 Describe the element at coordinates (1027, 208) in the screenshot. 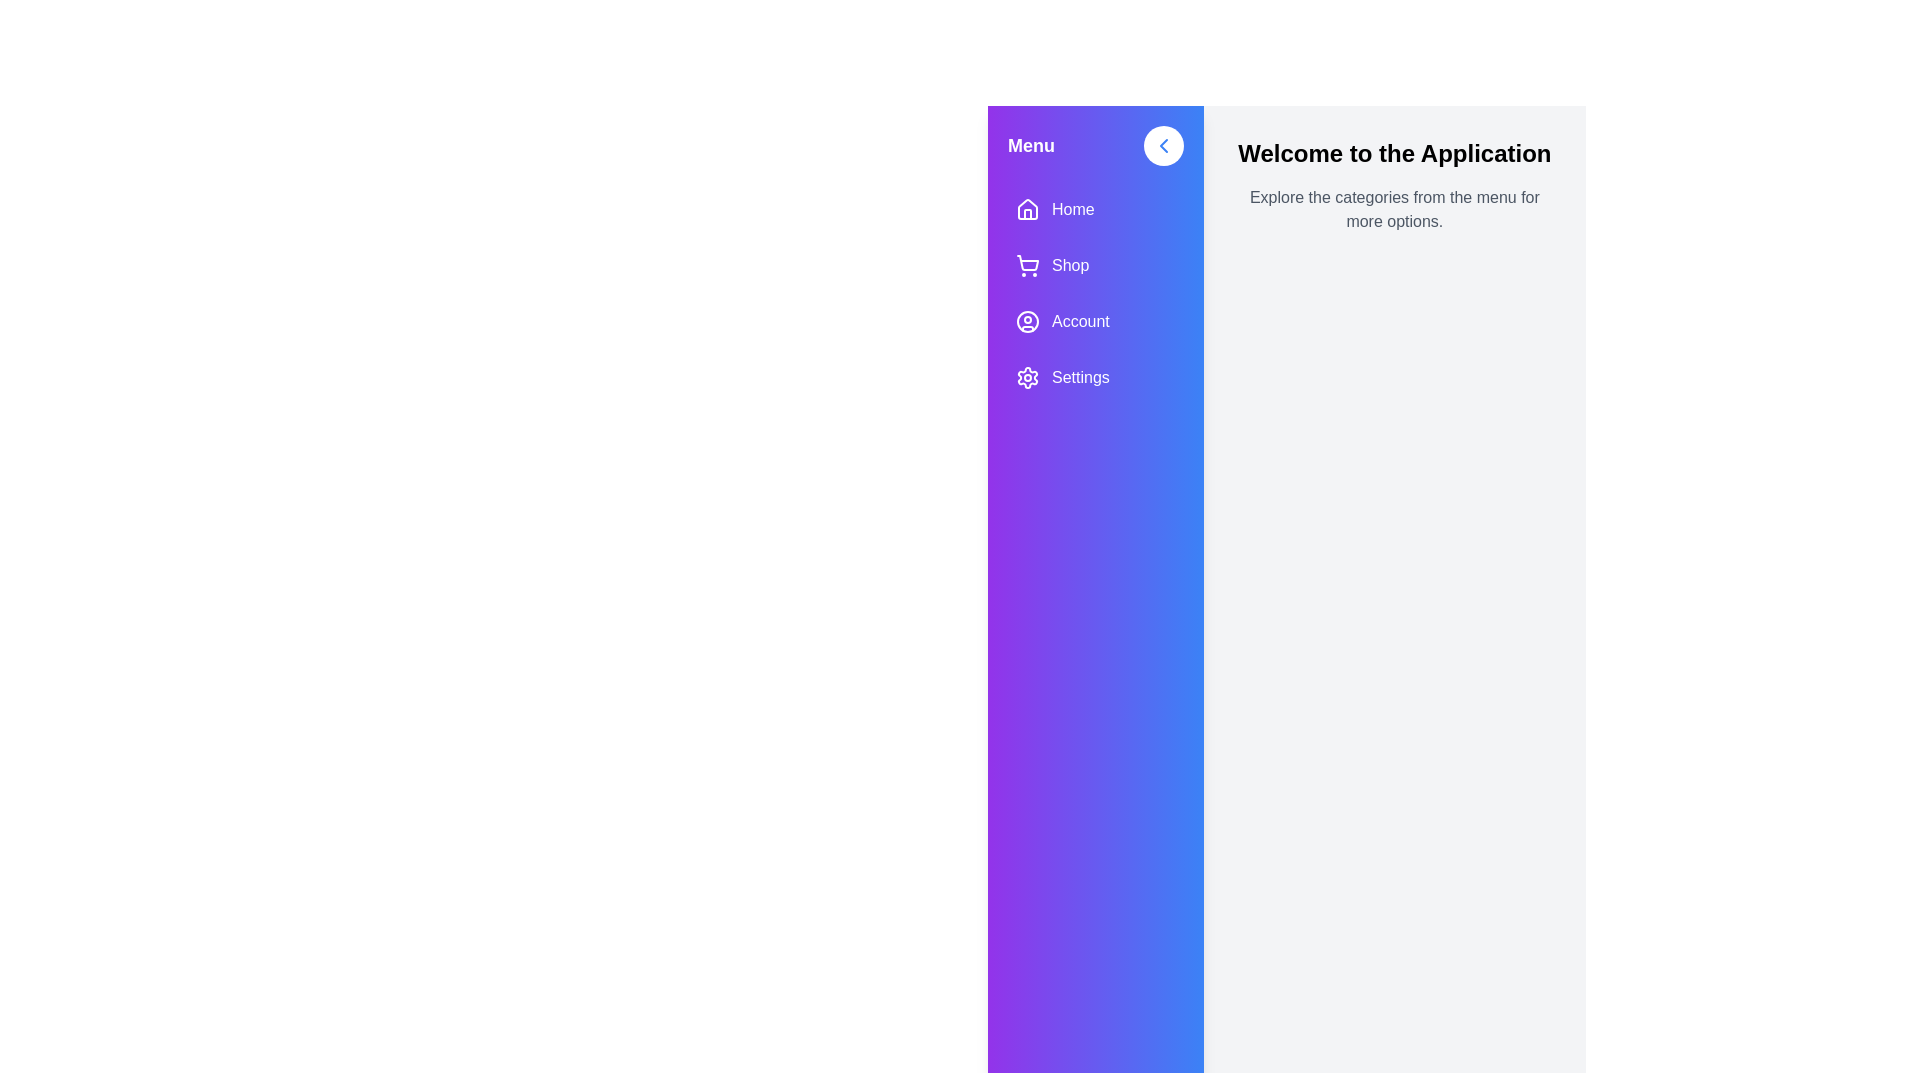

I see `the 'Home' SVG icon located in the left-side menu panel, positioned directly above the text 'Home'` at that location.